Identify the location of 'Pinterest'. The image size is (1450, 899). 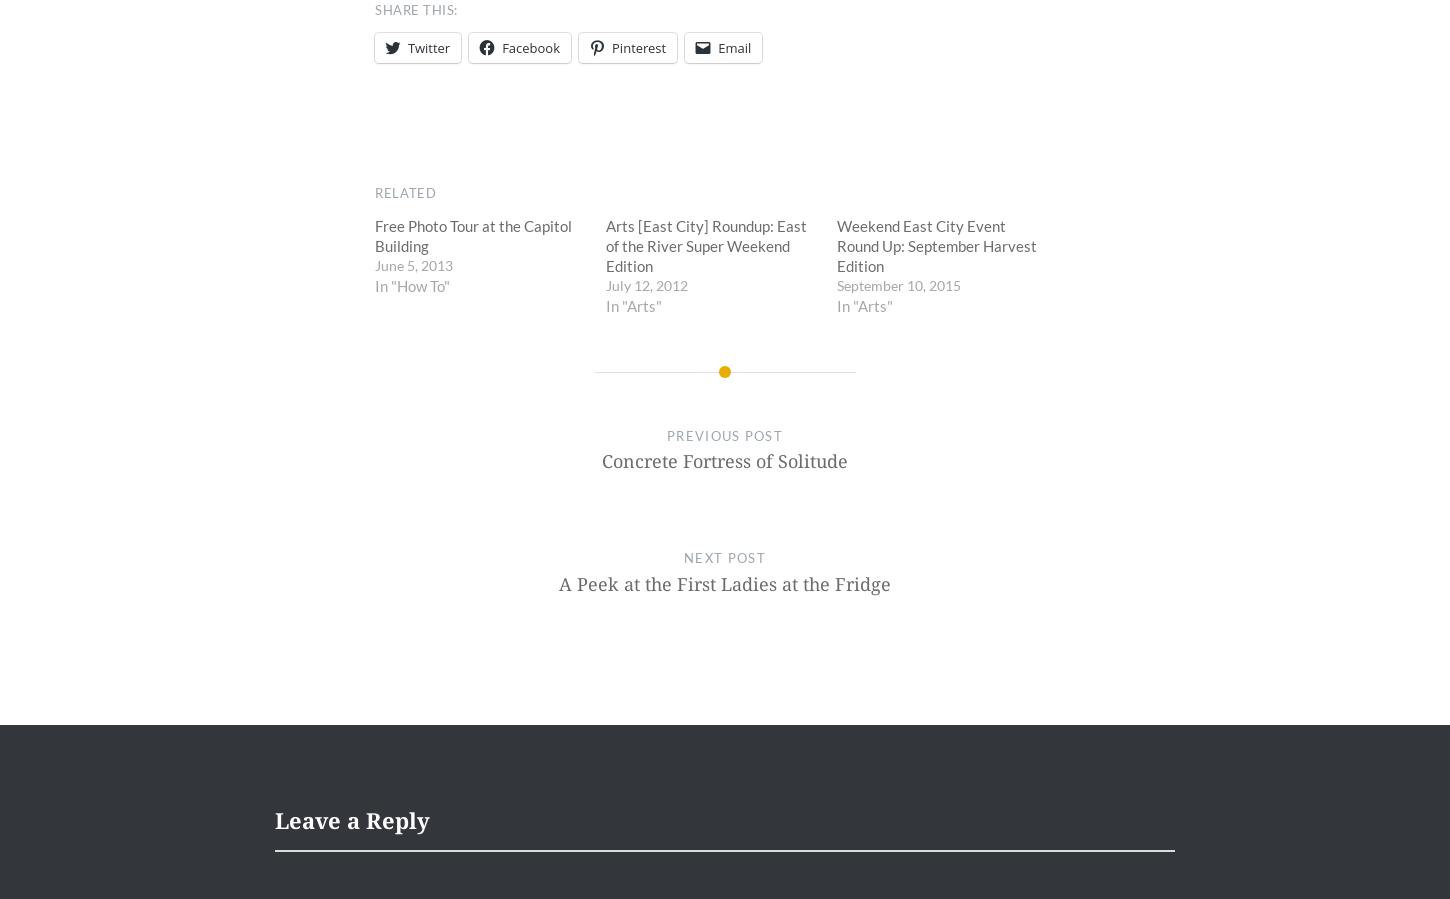
(638, 47).